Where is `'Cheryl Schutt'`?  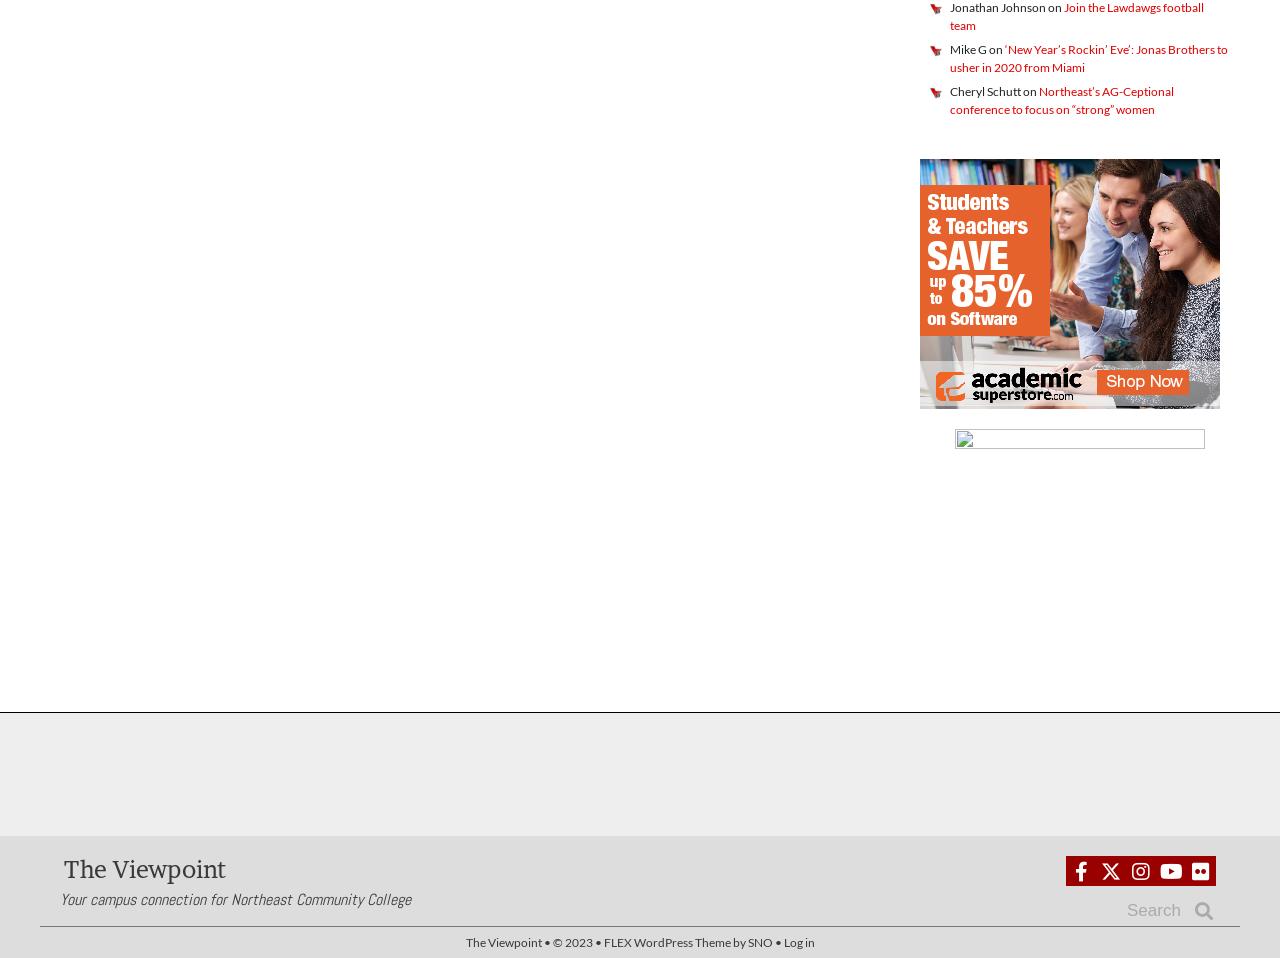 'Cheryl Schutt' is located at coordinates (949, 91).